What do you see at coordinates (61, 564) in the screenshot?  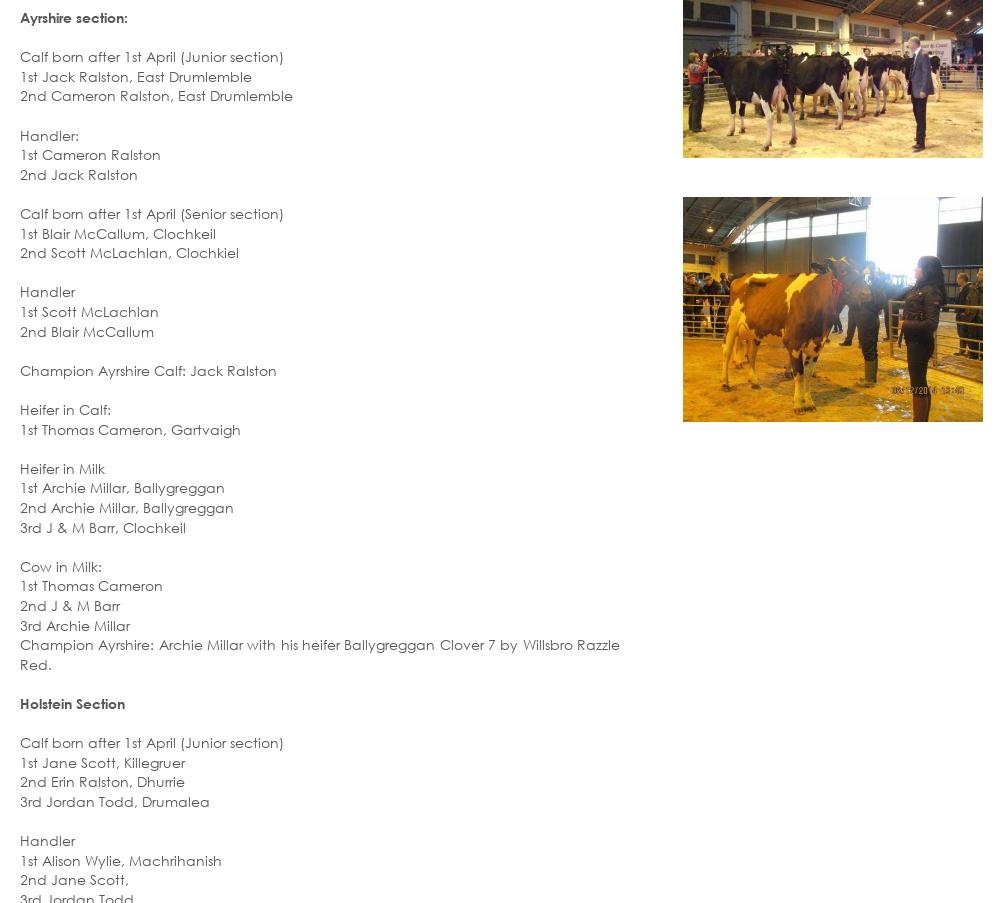 I see `'Cow in Milk:'` at bounding box center [61, 564].